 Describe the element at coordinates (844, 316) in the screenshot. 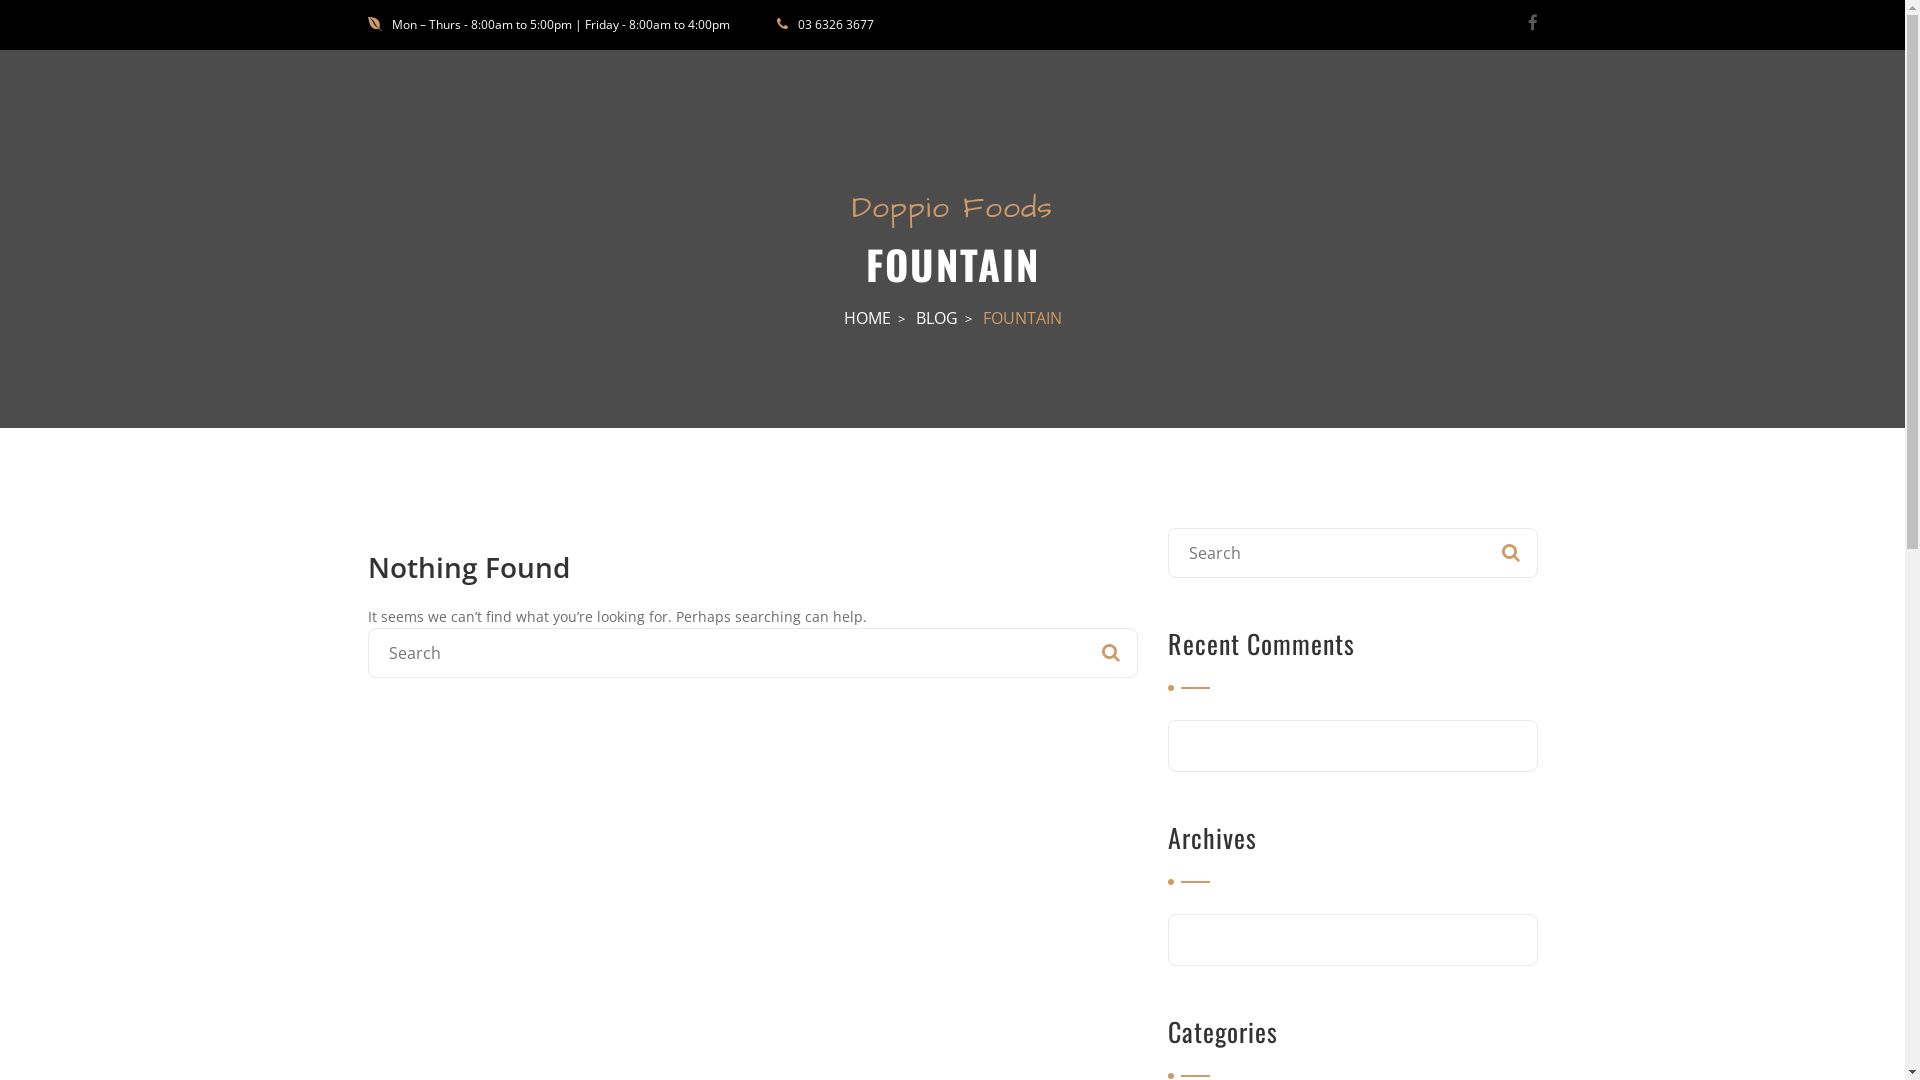

I see `'HOME'` at that location.